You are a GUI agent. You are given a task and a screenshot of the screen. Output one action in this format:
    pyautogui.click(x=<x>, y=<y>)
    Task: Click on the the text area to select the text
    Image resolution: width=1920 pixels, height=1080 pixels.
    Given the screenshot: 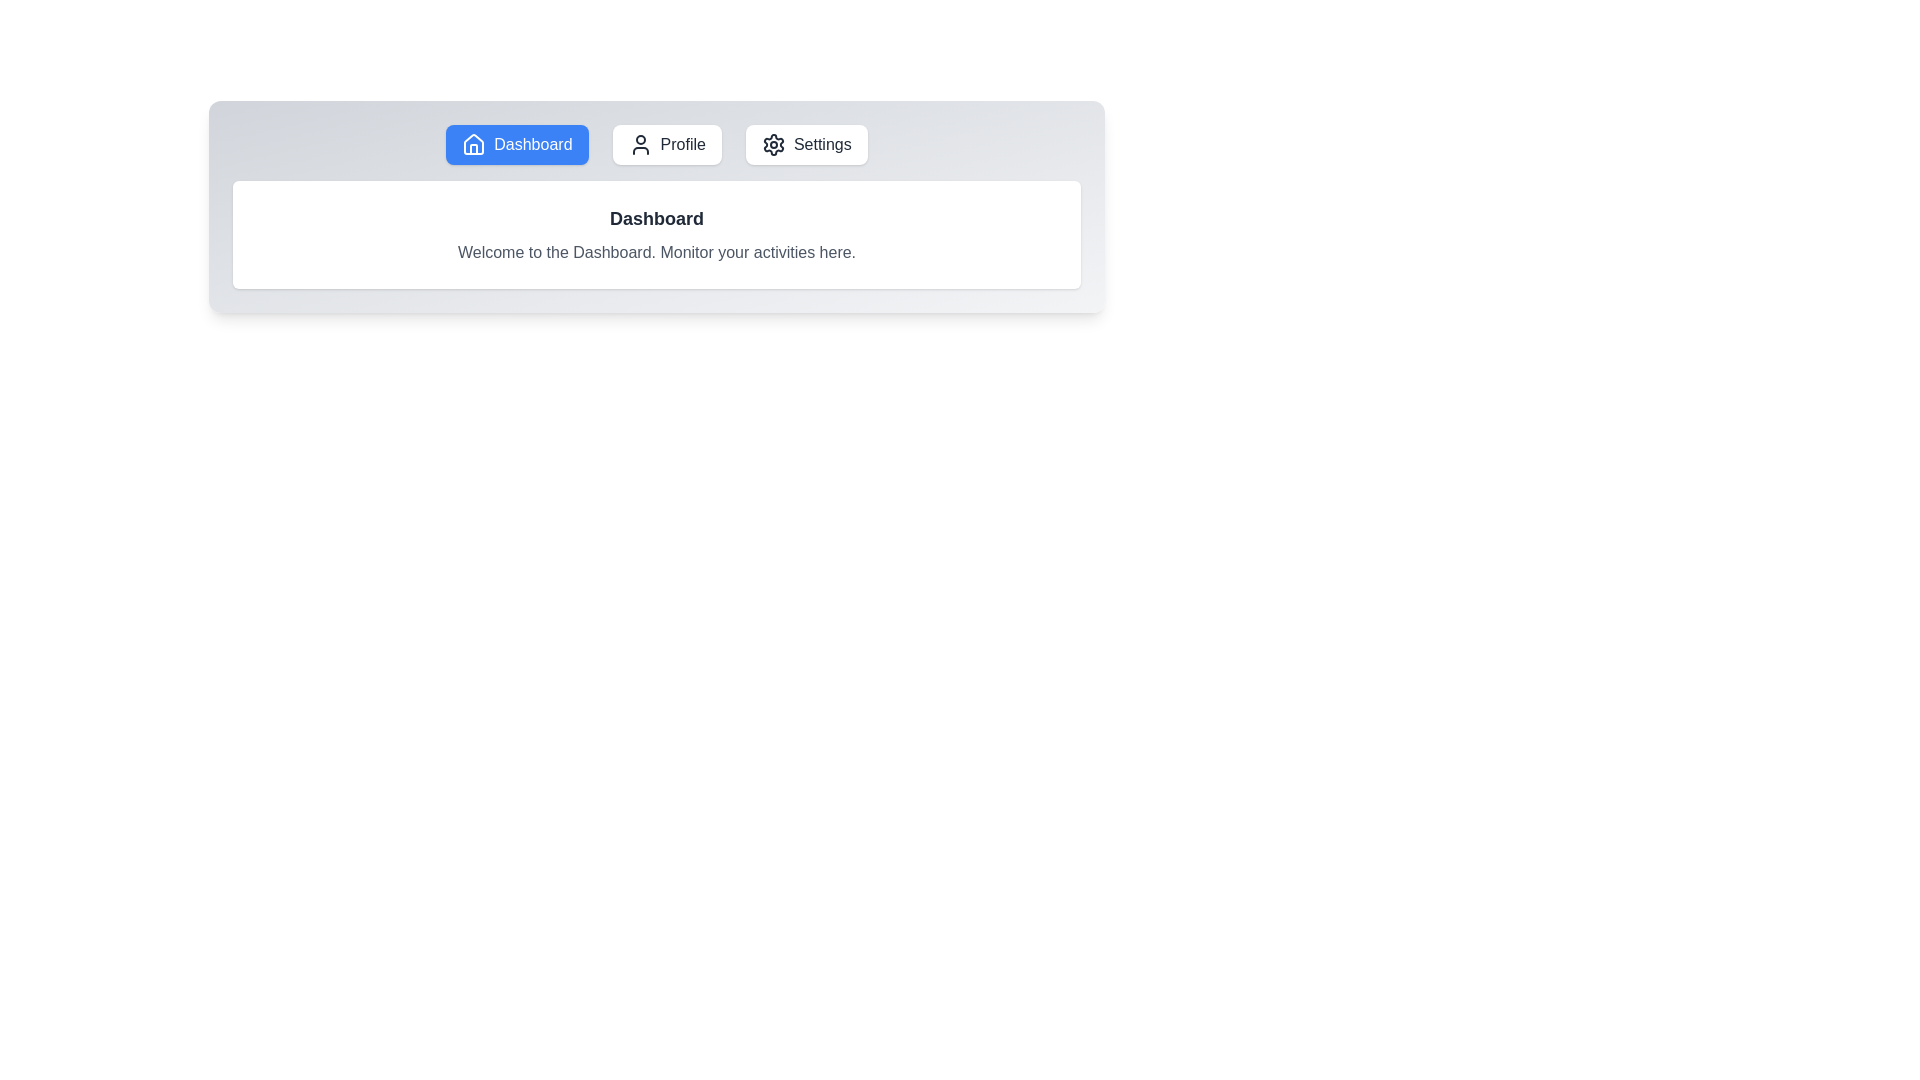 What is the action you would take?
    pyautogui.click(x=657, y=234)
    